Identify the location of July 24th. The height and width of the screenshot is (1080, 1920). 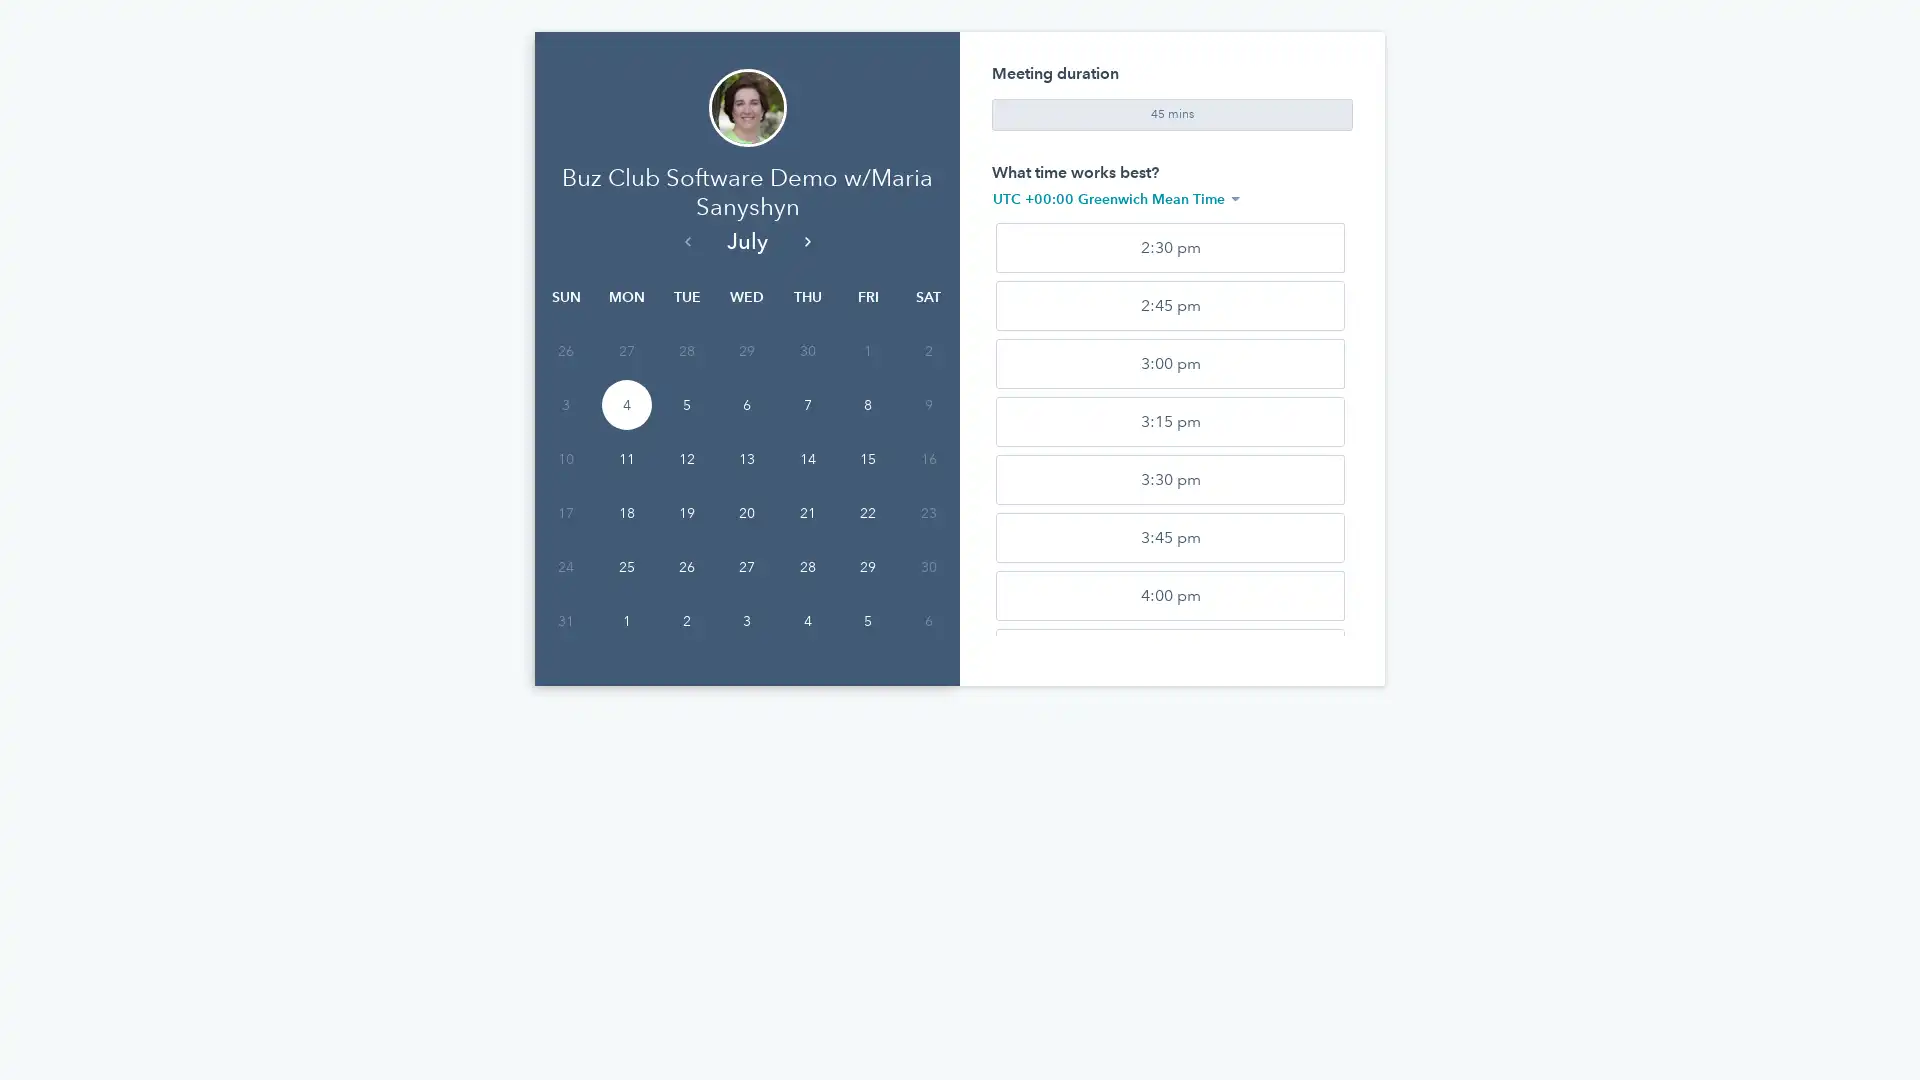
(565, 643).